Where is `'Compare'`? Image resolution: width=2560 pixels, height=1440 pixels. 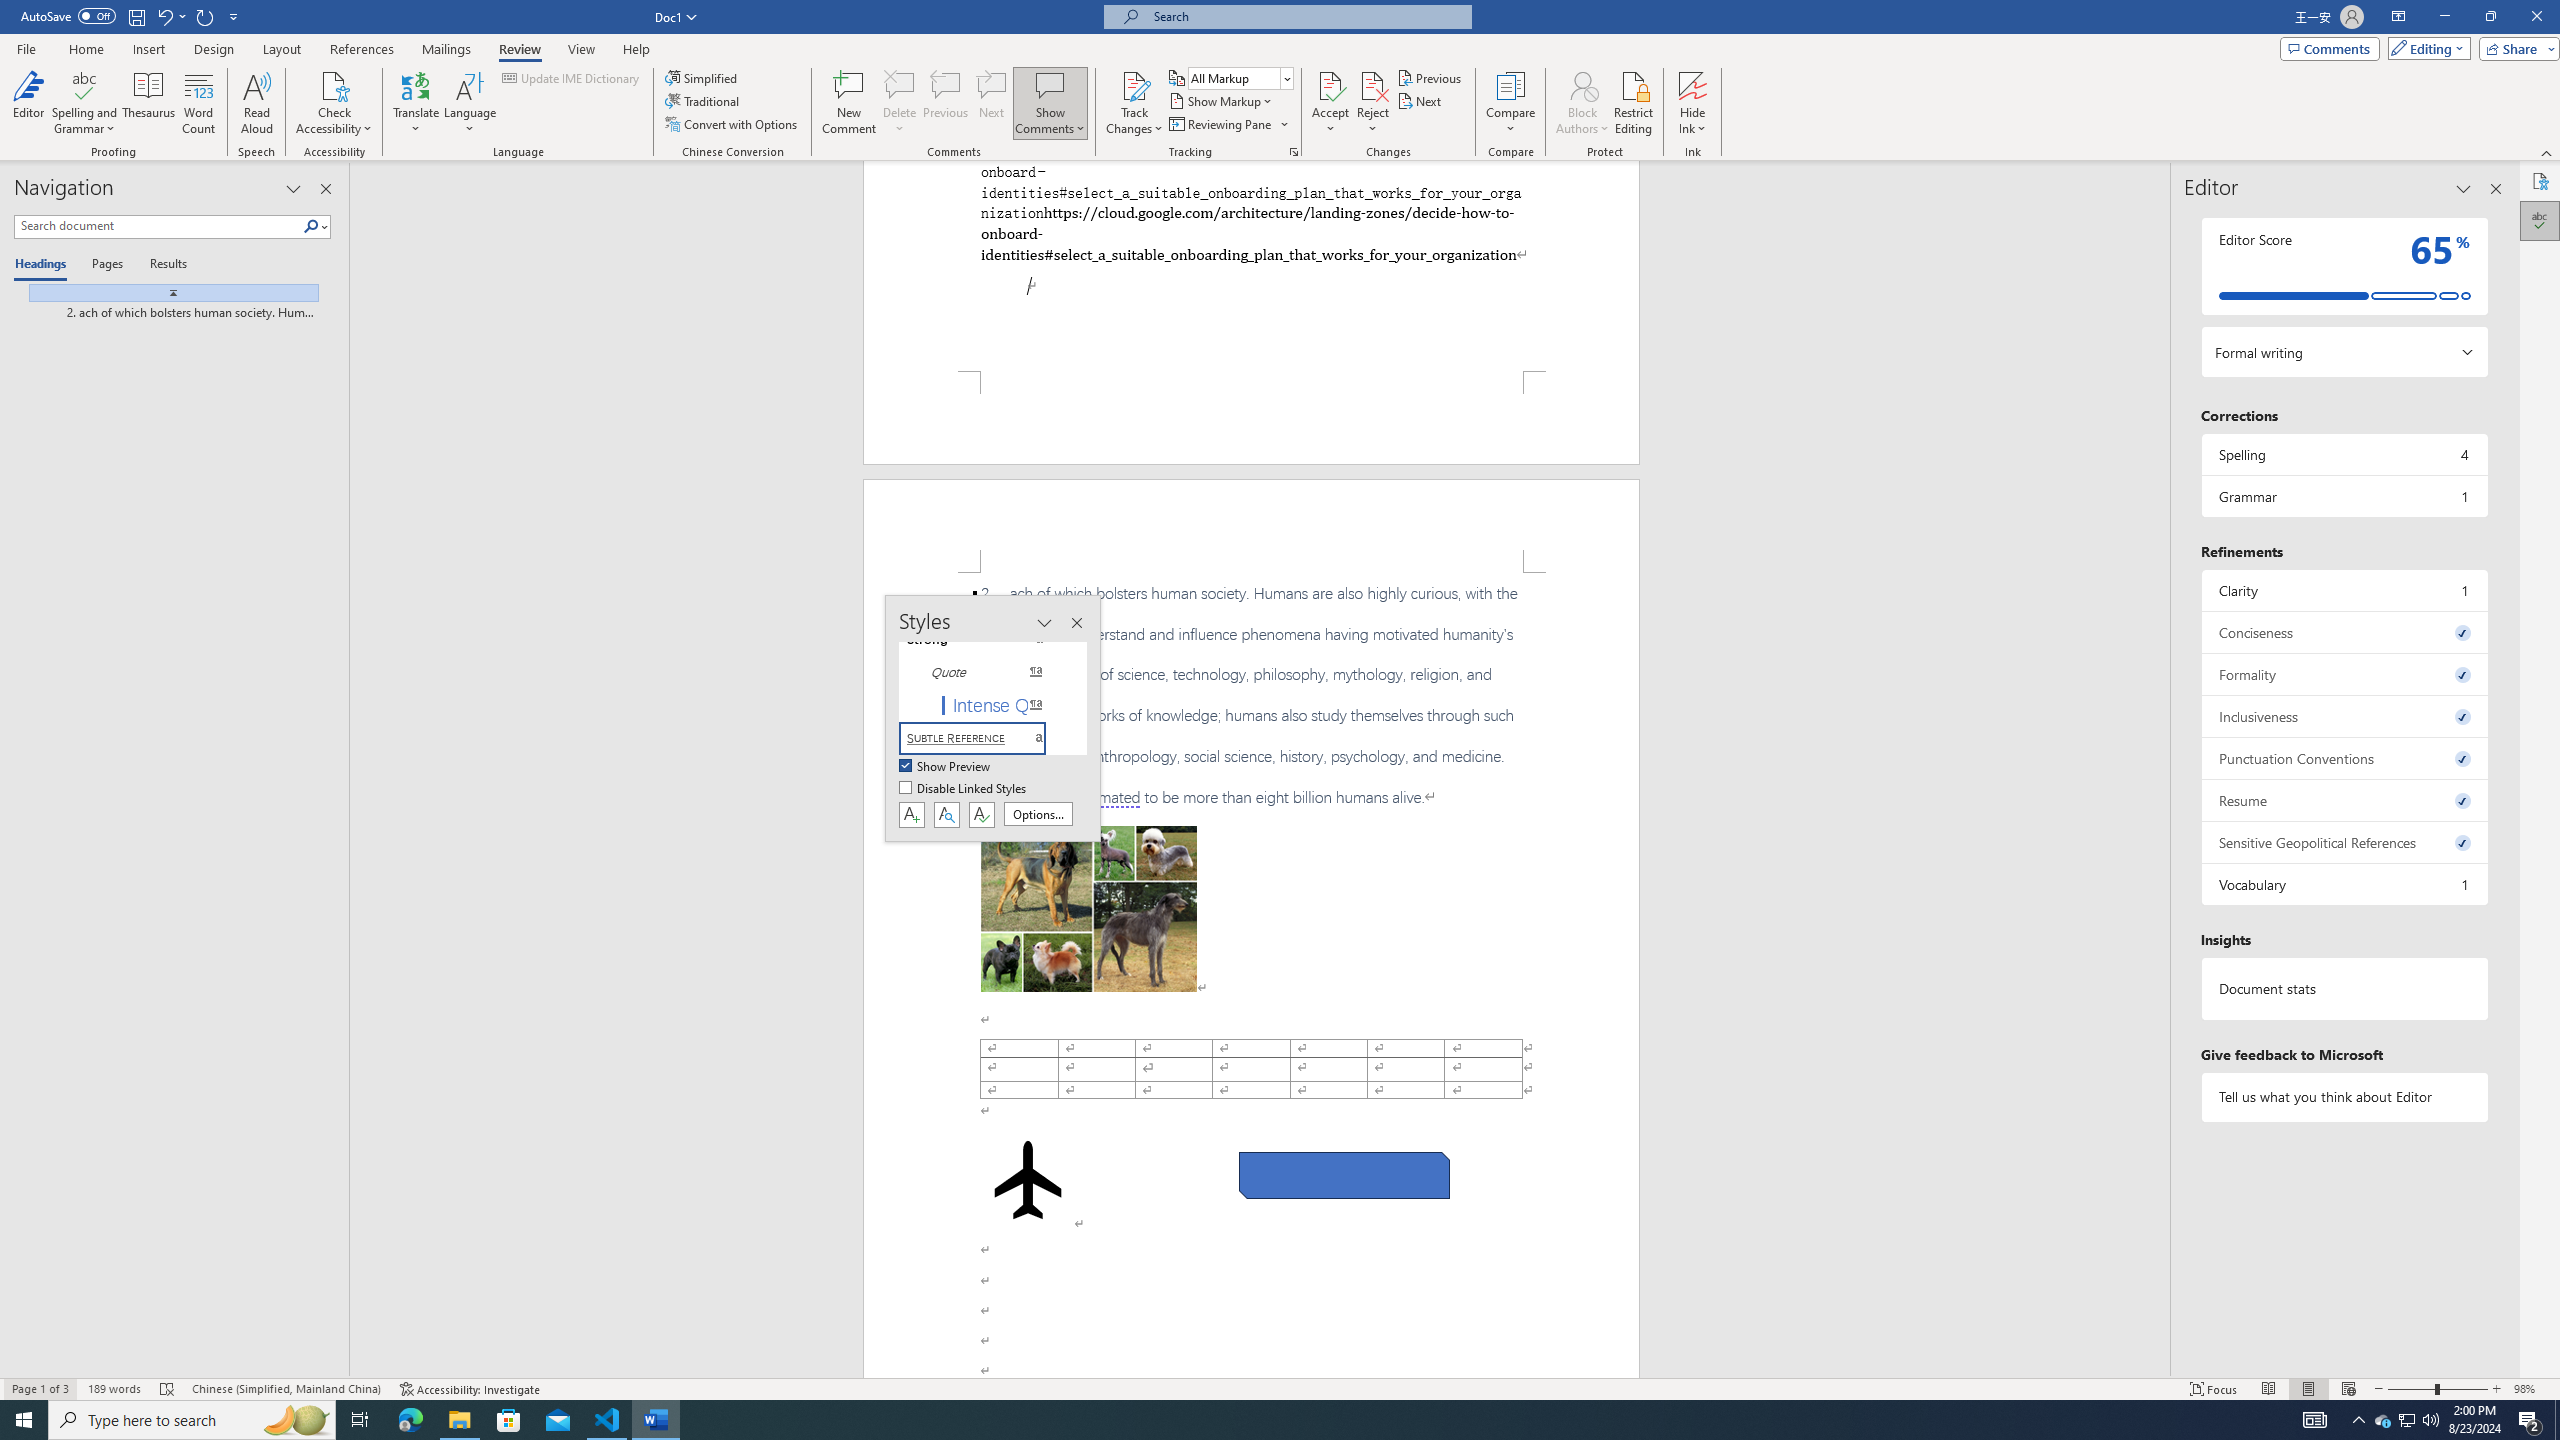 'Compare' is located at coordinates (1511, 103).